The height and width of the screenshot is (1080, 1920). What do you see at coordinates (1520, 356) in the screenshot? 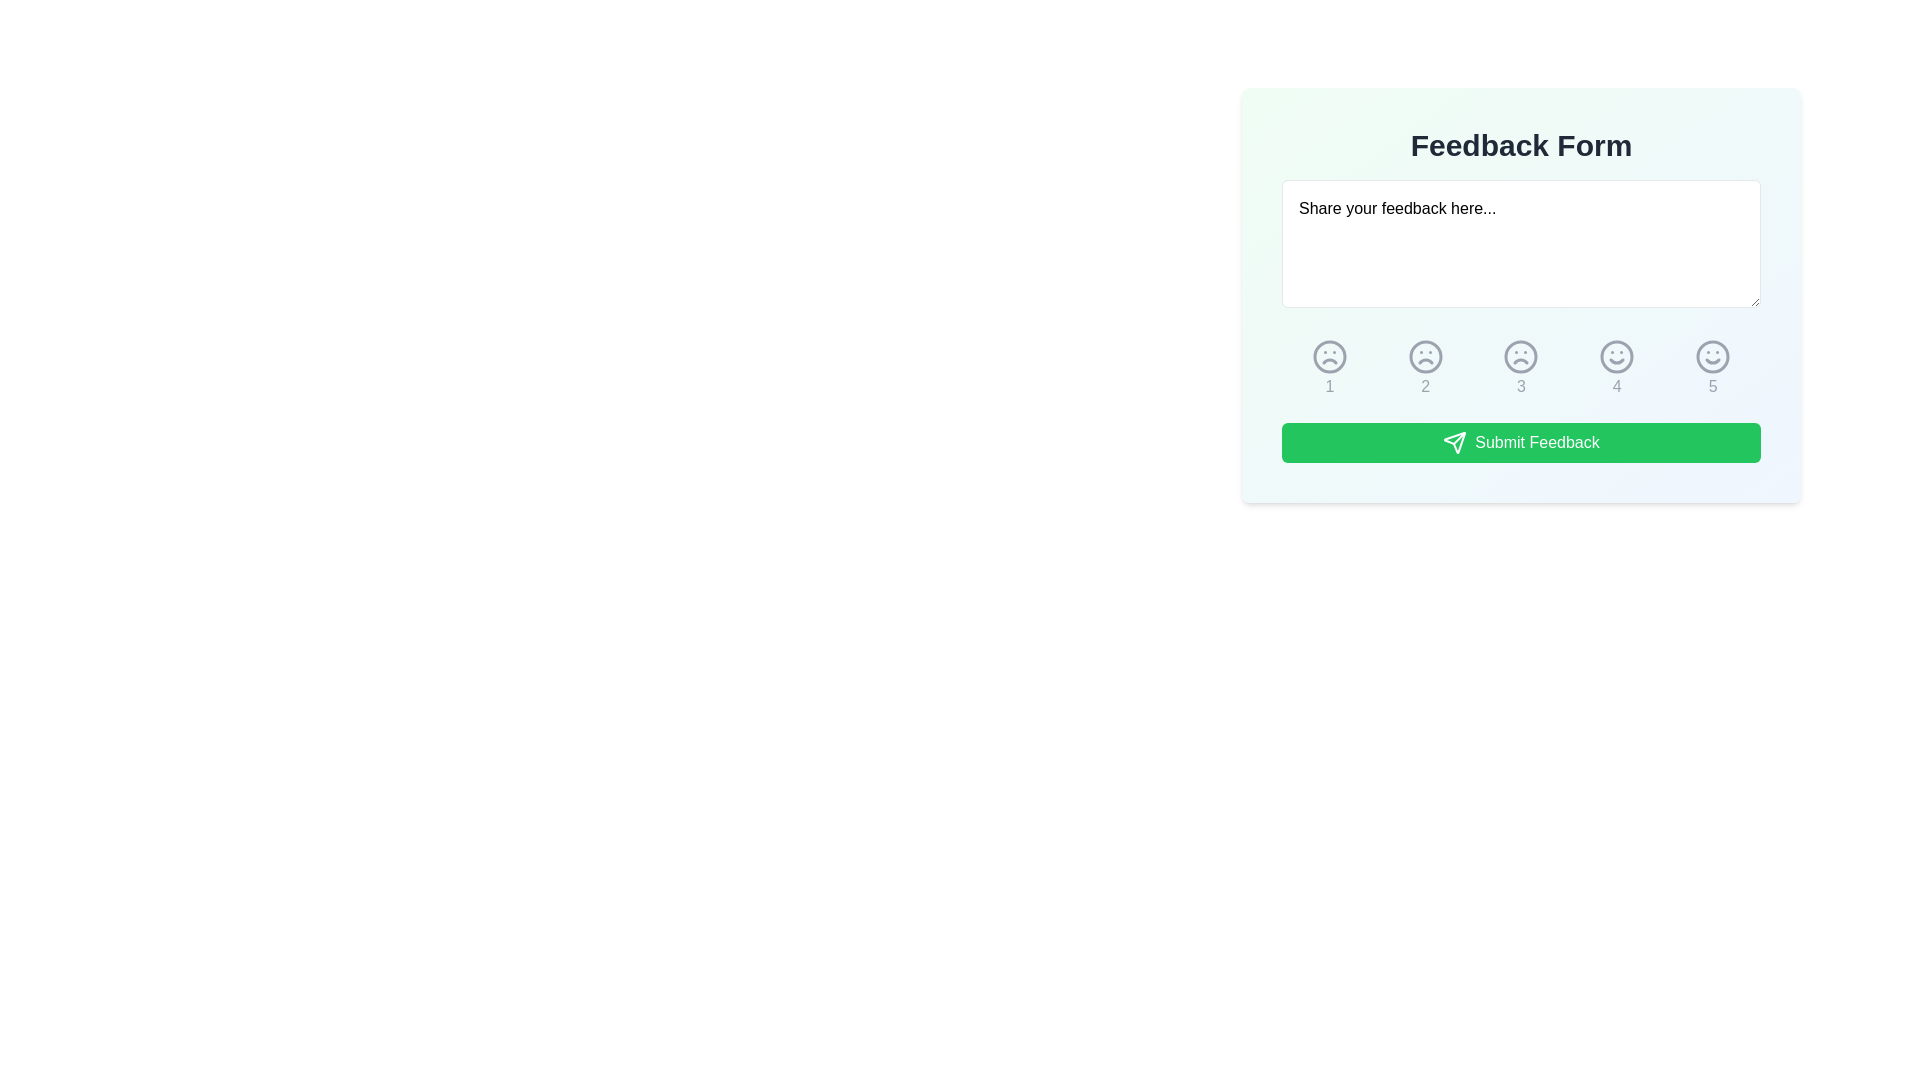
I see `the SVG Circle Element representing the frowning face icon, which is the third option in a row of five rating icons` at bounding box center [1520, 356].